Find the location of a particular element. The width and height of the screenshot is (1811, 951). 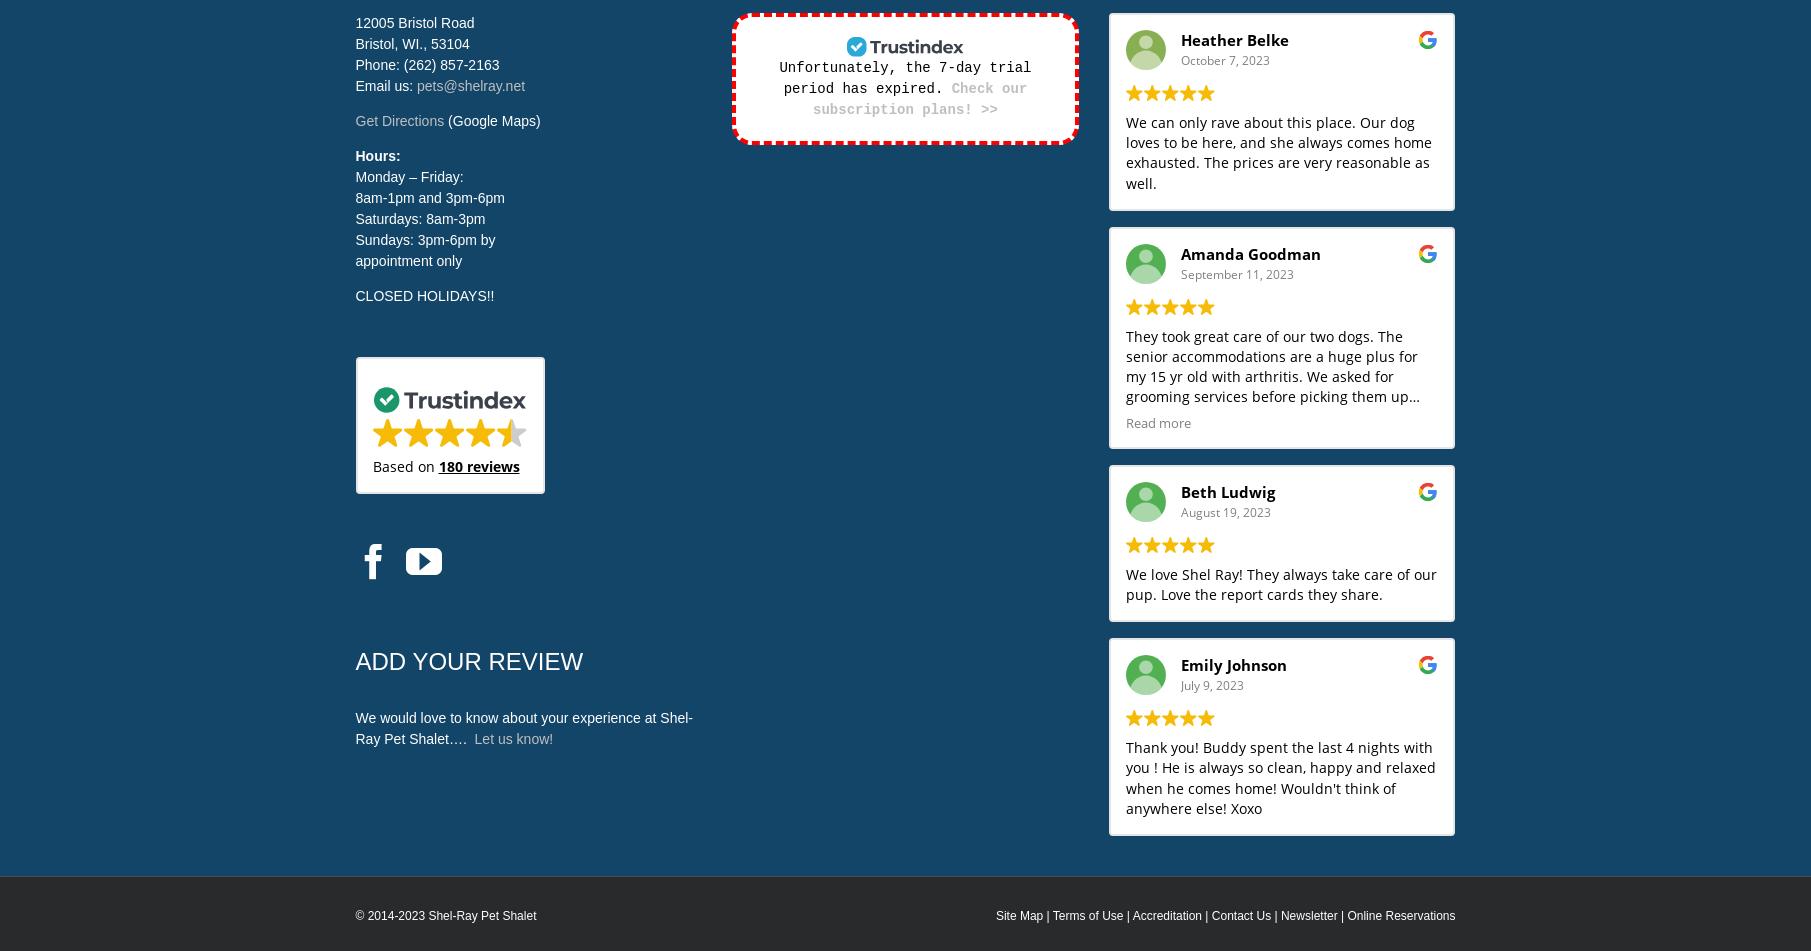

'180 reviews' is located at coordinates (478, 466).